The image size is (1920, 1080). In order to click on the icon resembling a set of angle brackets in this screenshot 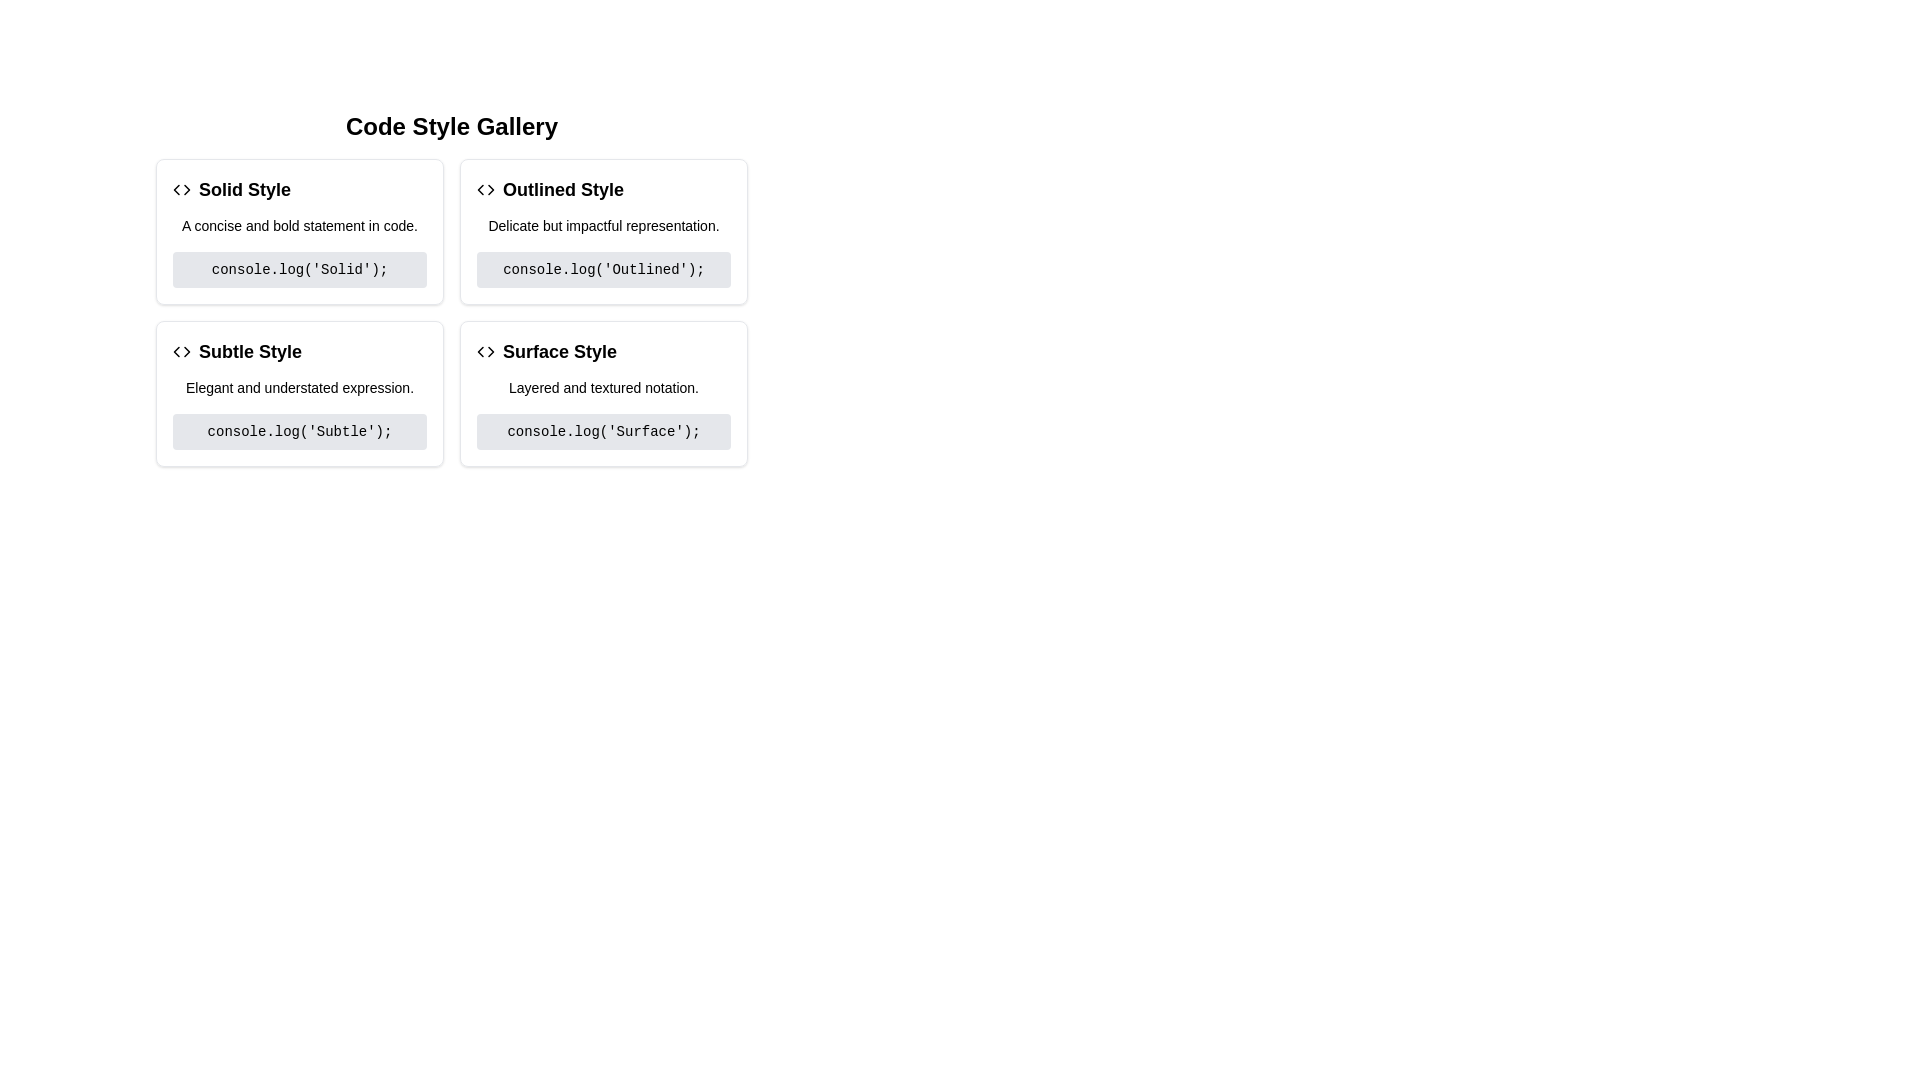, I will do `click(182, 350)`.